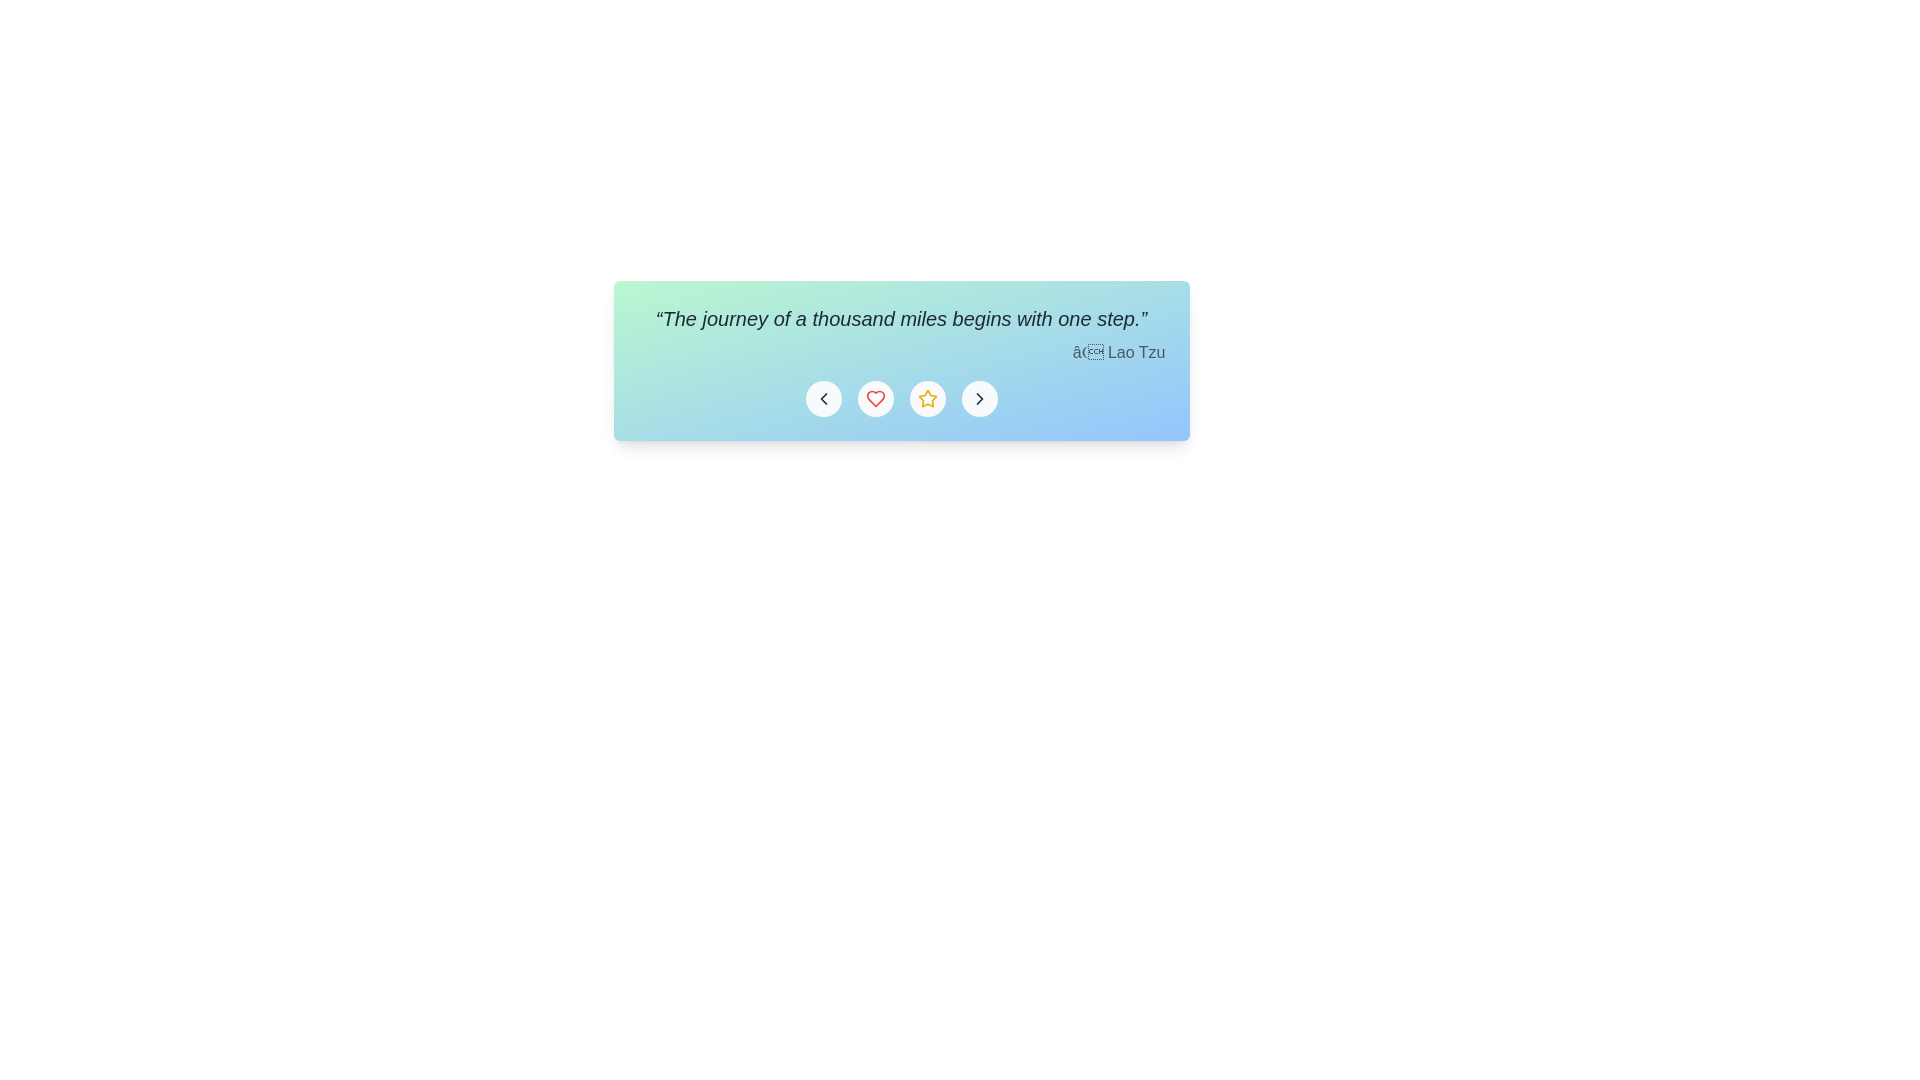 Image resolution: width=1920 pixels, height=1080 pixels. Describe the element at coordinates (875, 398) in the screenshot. I see `the circular button containing a red heart icon, which symbolizes a 'like' or 'favorite' functionality, to change its background color` at that location.